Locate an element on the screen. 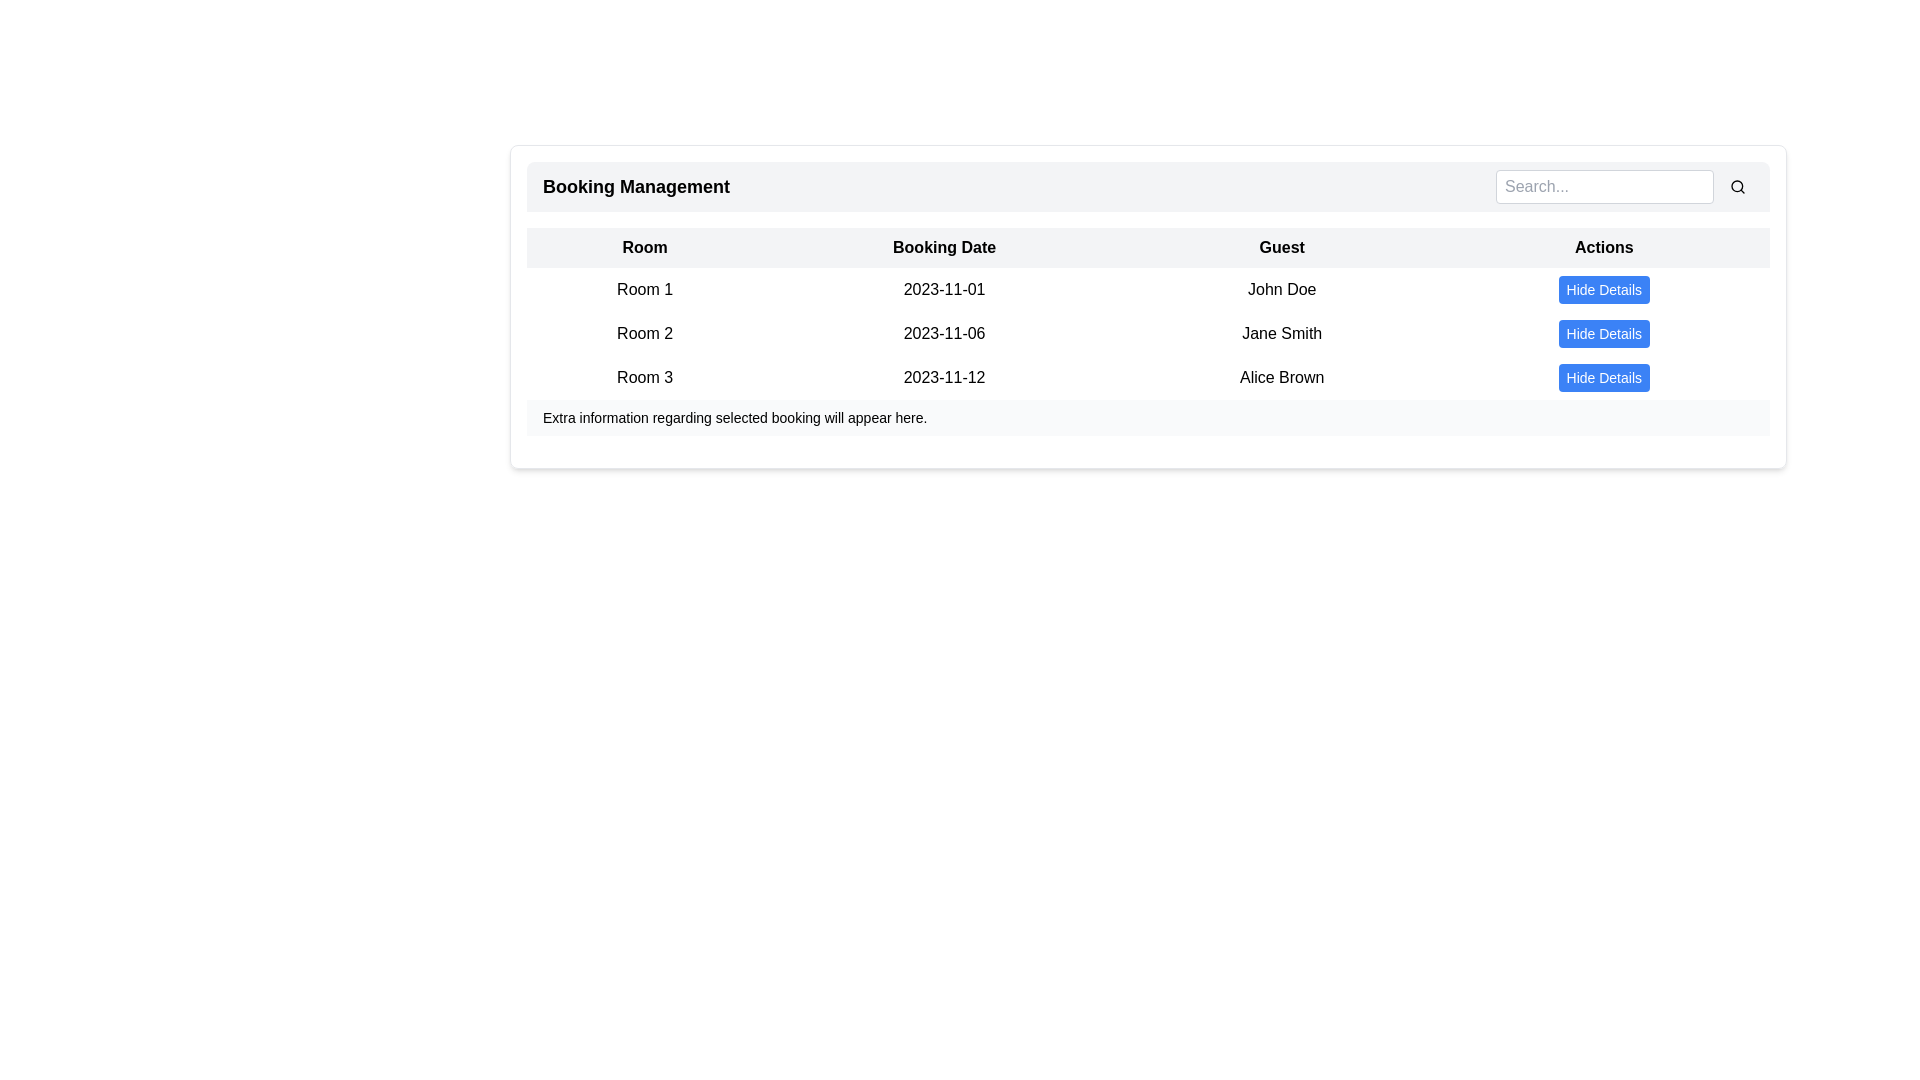 The image size is (1920, 1080). the text label displaying 'Room 1', which is the first cell in the 'Room' column of the booking details table is located at coordinates (645, 289).